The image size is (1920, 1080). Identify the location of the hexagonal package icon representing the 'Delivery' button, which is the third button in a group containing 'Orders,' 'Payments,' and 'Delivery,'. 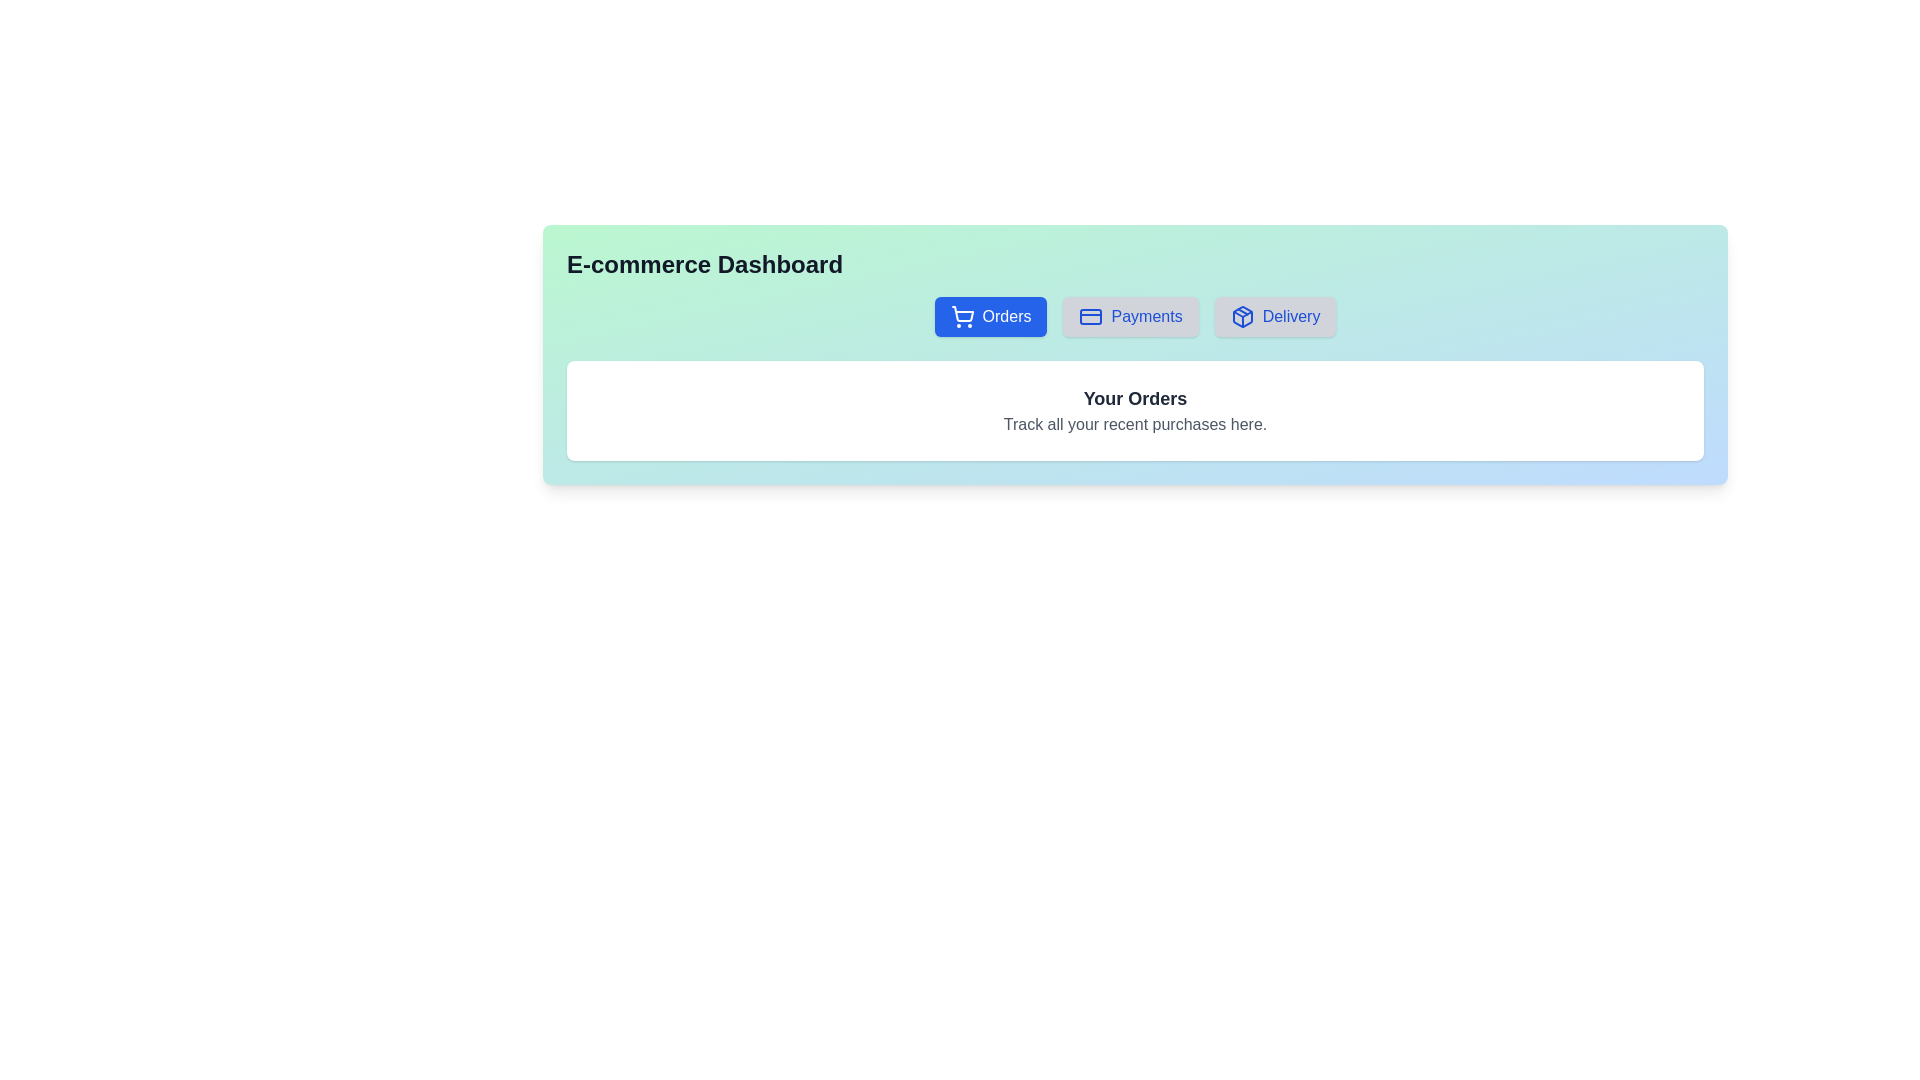
(1241, 315).